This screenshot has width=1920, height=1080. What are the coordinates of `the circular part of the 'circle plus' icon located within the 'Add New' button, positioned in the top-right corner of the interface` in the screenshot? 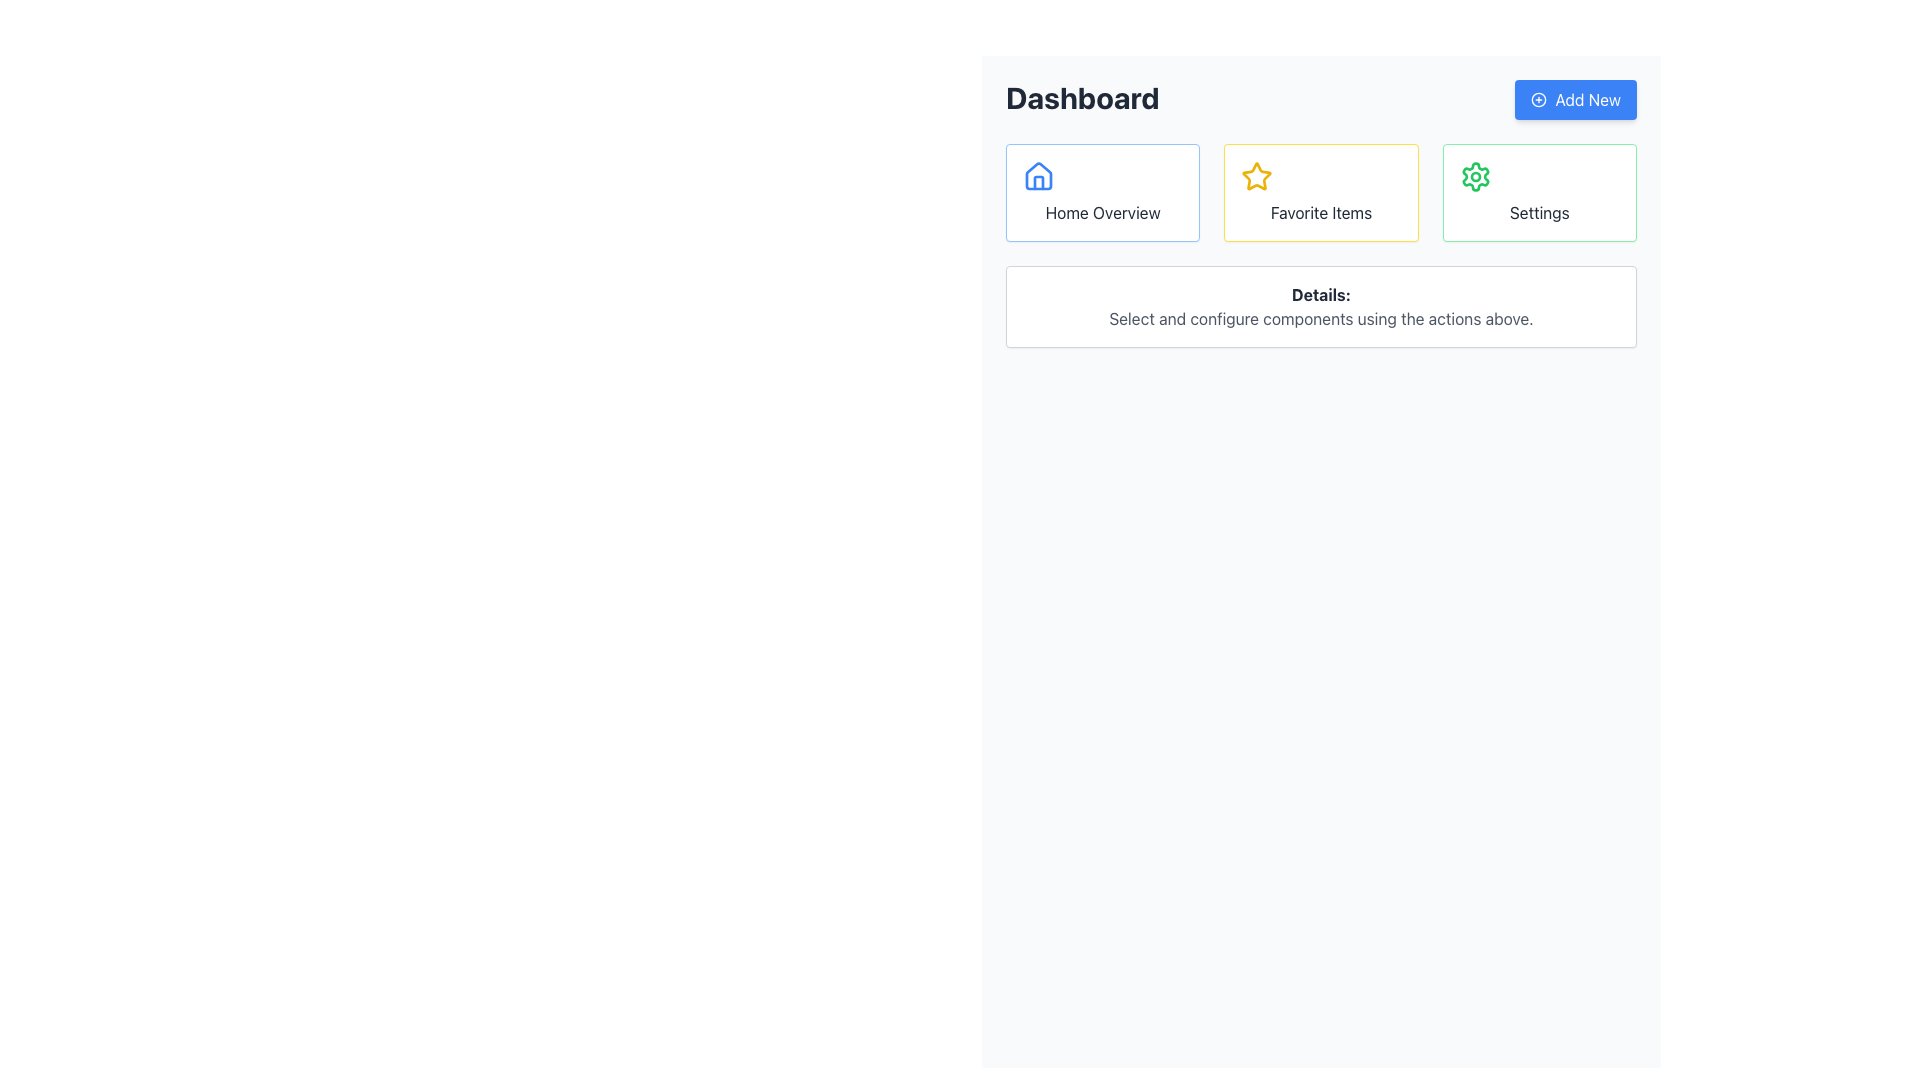 It's located at (1538, 100).